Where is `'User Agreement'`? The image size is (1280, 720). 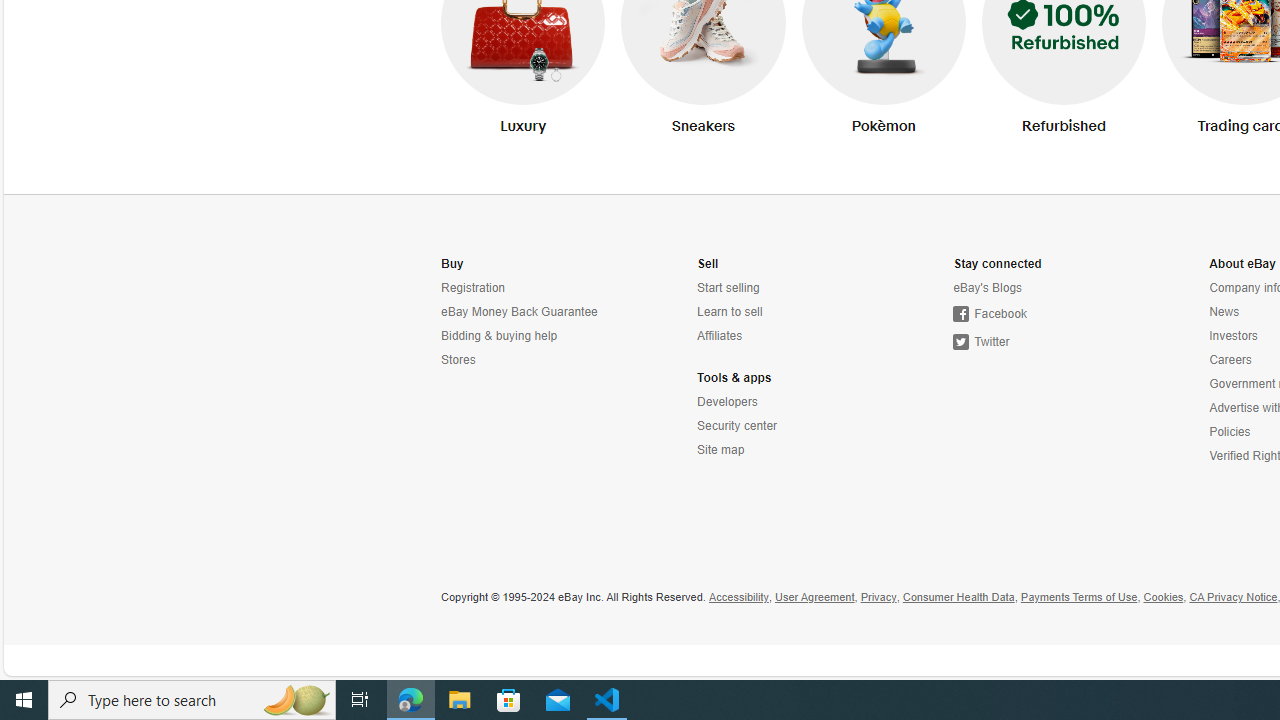
'User Agreement' is located at coordinates (814, 596).